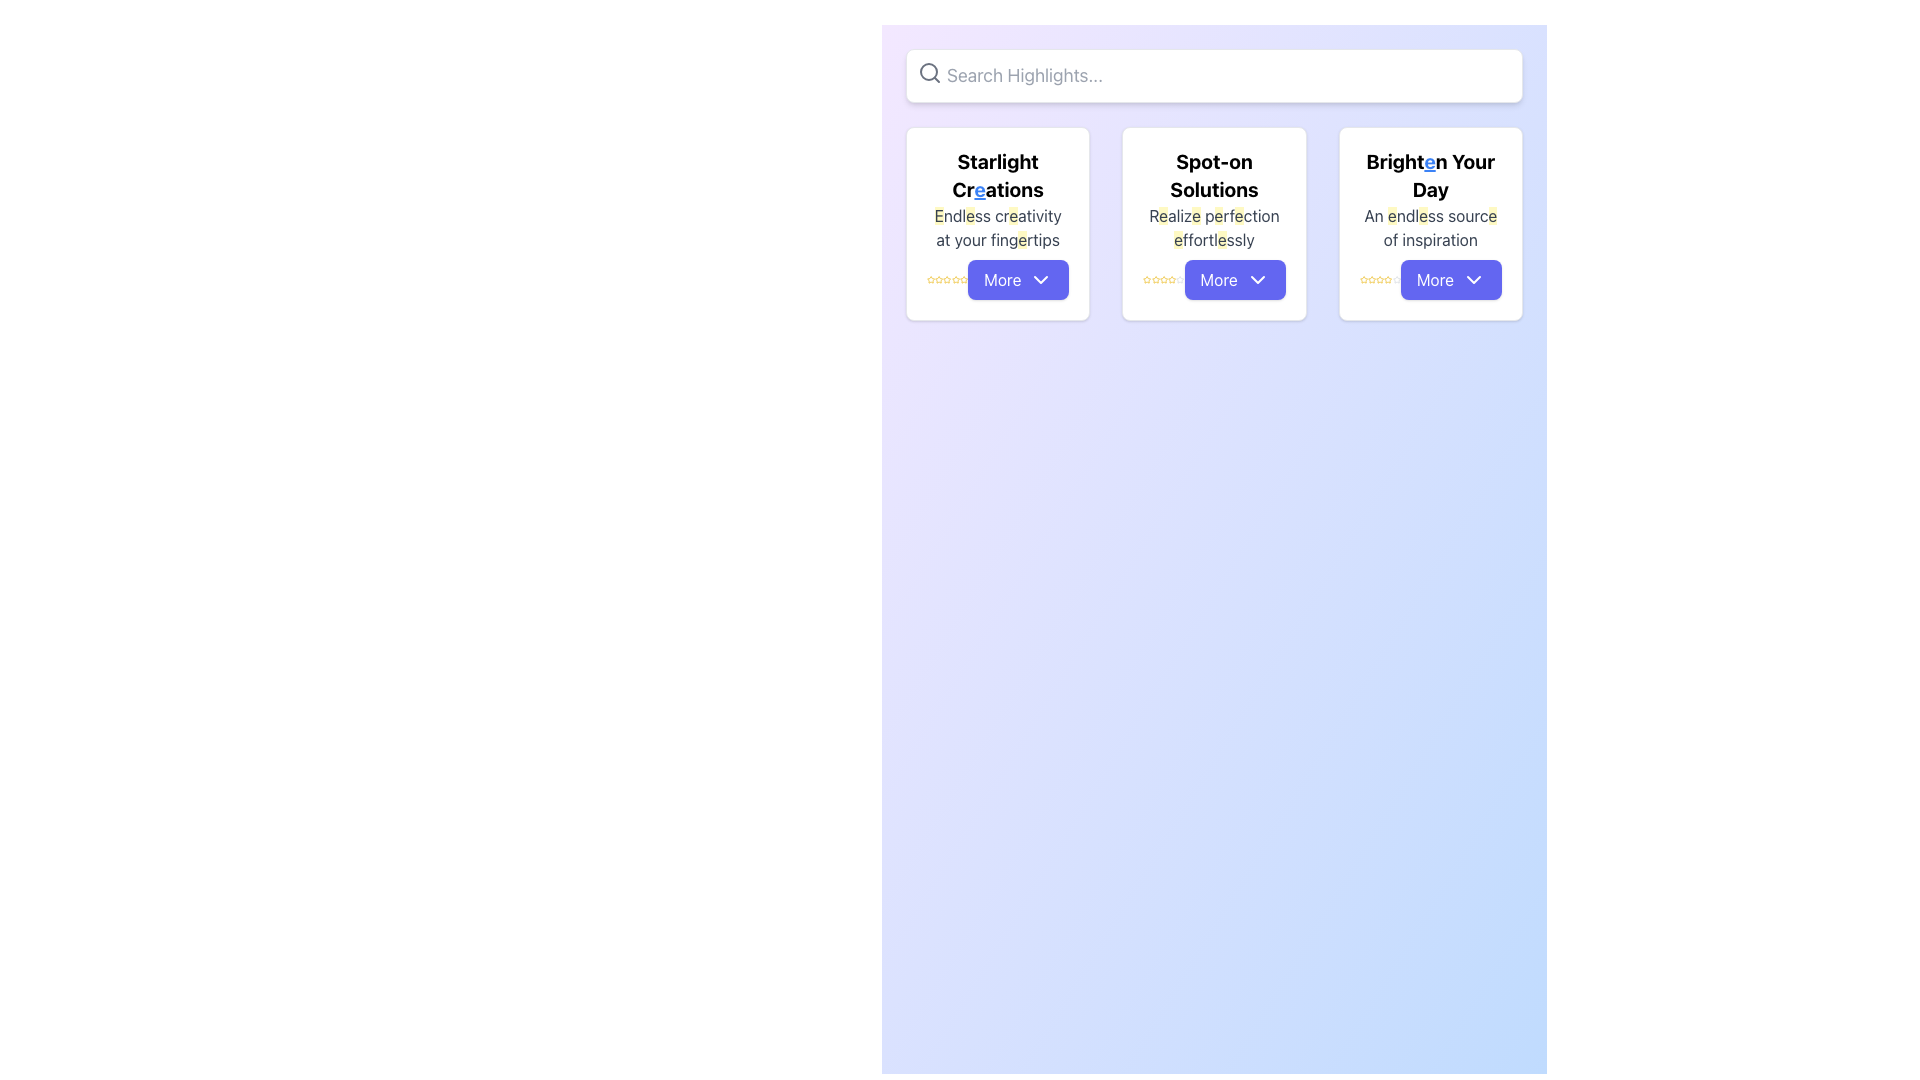  Describe the element at coordinates (1154, 216) in the screenshot. I see `text content of the letter 'R' which is the first character of the phrase 'Realize perfection effortlessly' located in the central card of three horizontally aligned cards, below the heading 'Spot-on Solutions'` at that location.